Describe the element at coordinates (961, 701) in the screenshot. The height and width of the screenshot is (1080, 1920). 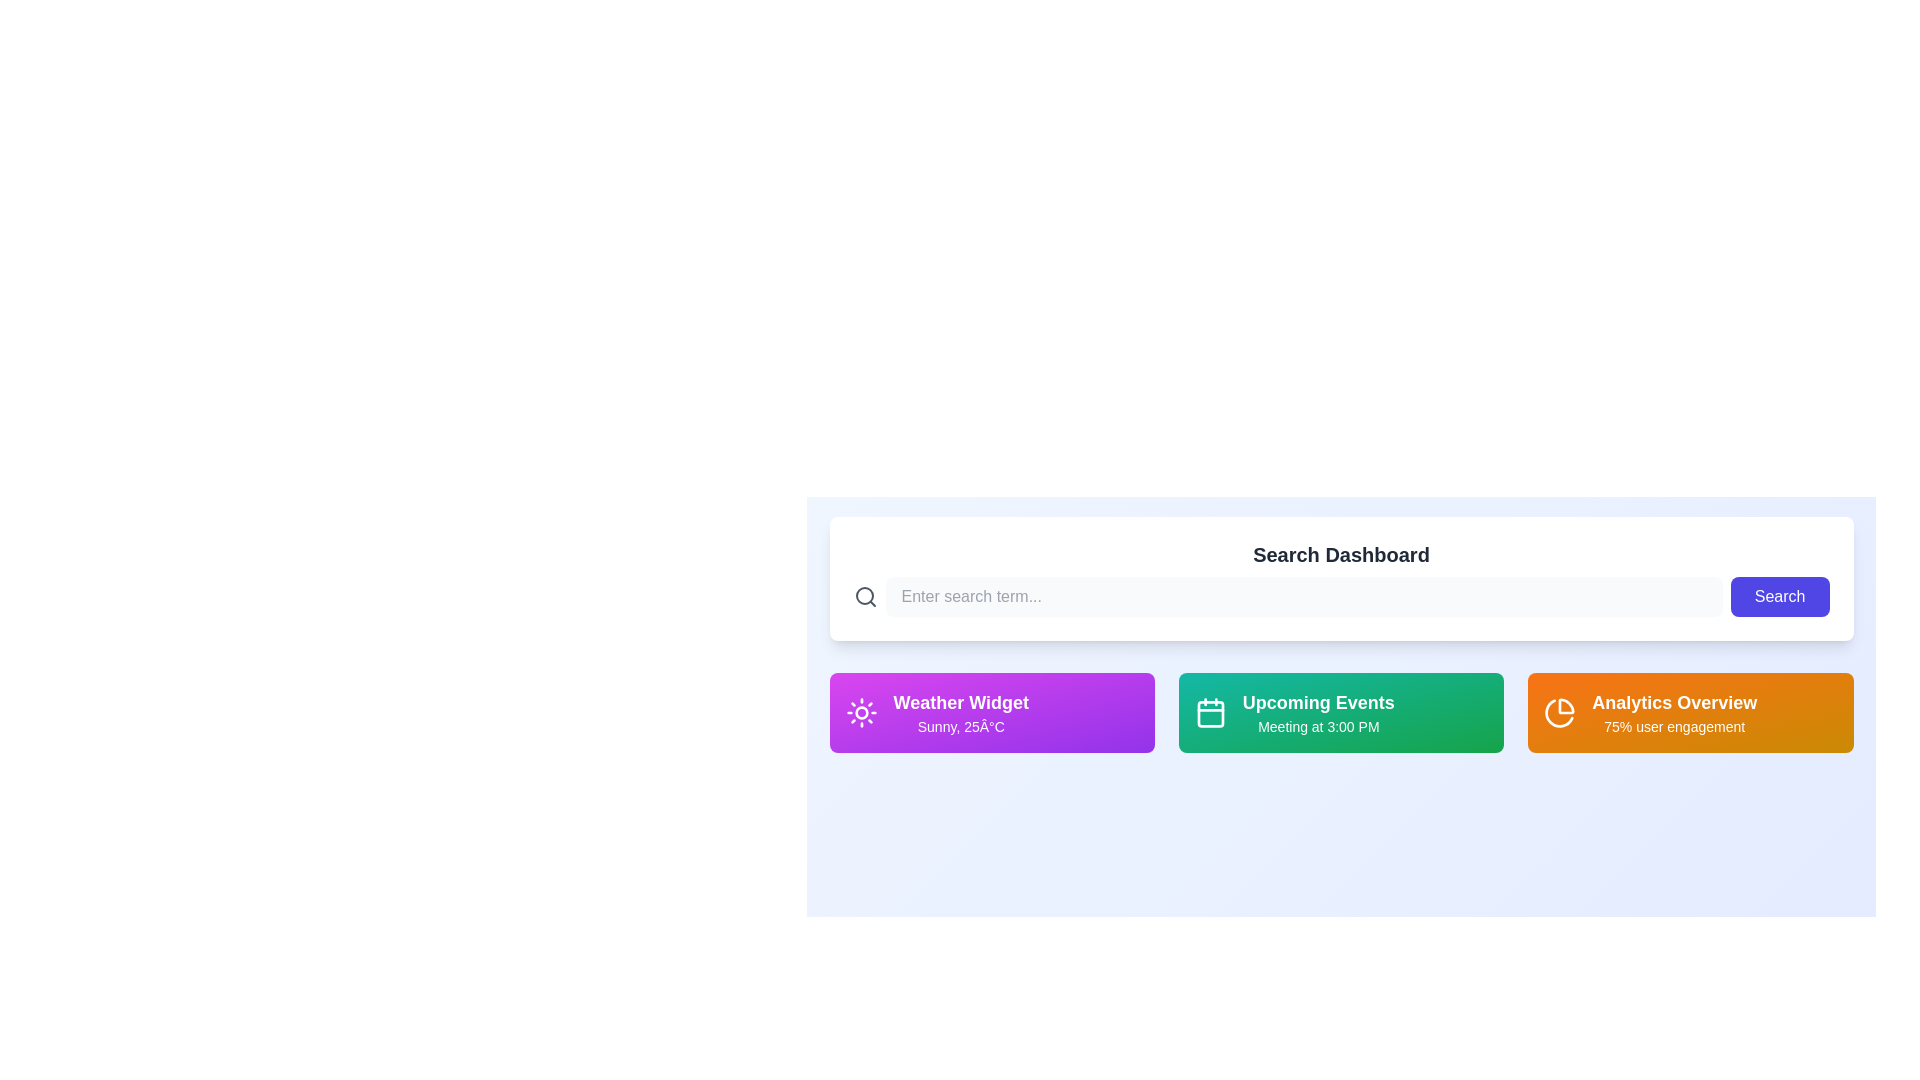
I see `the 'Weather Widget' title text label, which is located at the top of the purple 'Weather Widget' card` at that location.